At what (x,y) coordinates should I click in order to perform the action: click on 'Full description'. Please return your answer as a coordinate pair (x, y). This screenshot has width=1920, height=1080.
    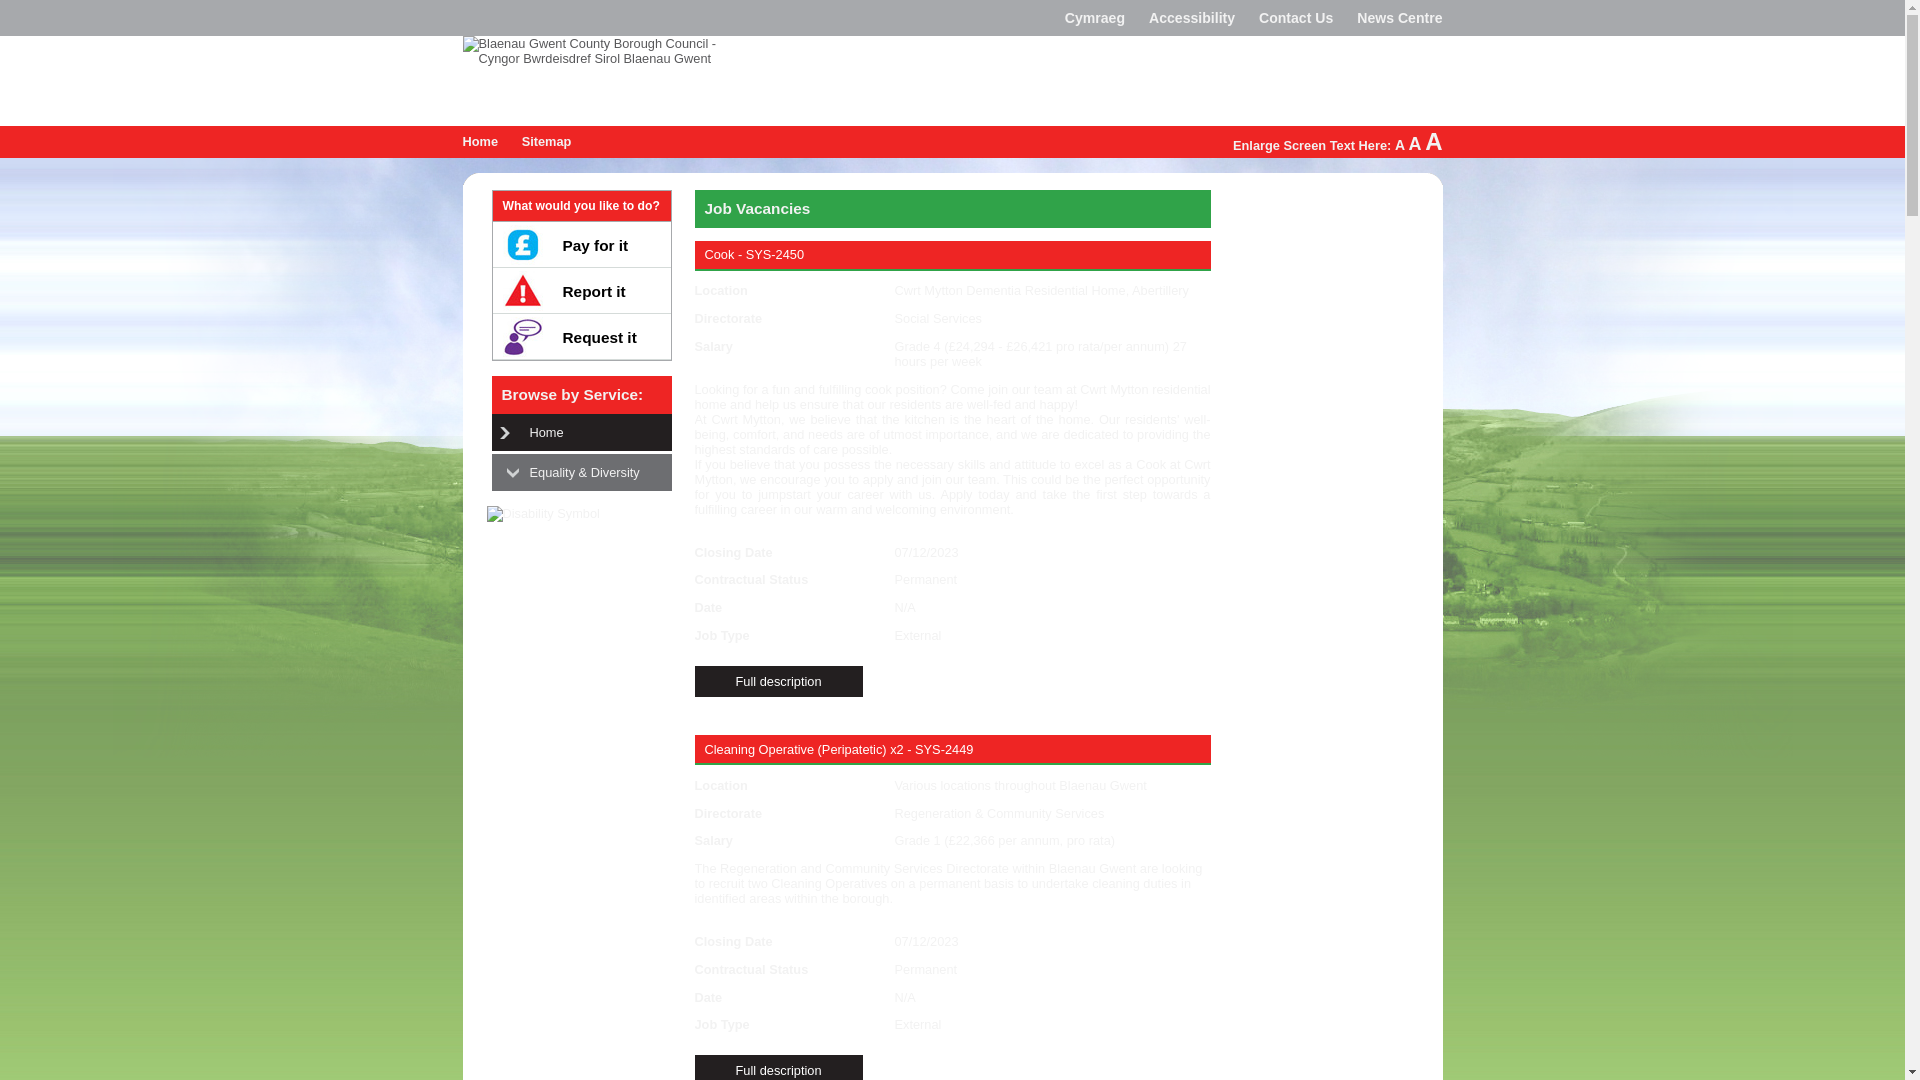
    Looking at the image, I should click on (776, 680).